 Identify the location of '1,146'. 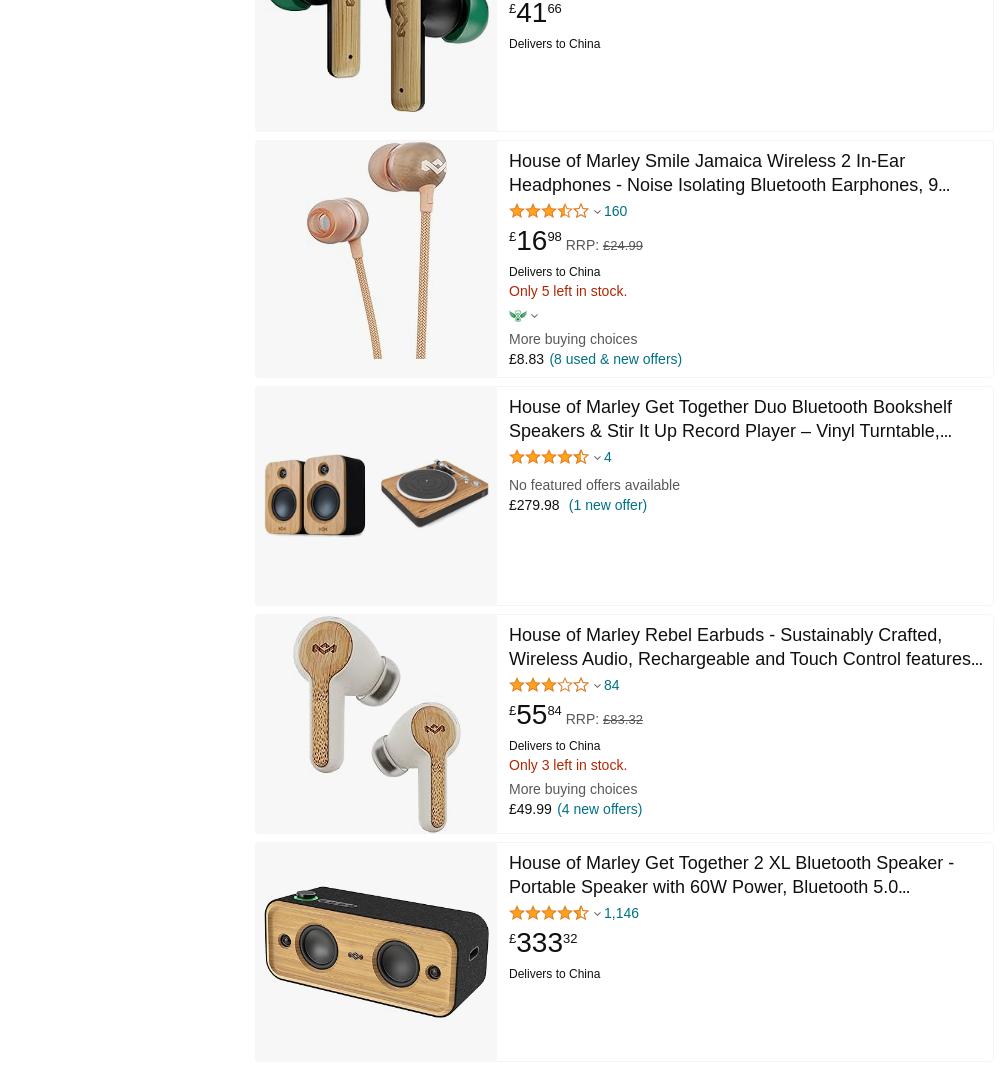
(620, 912).